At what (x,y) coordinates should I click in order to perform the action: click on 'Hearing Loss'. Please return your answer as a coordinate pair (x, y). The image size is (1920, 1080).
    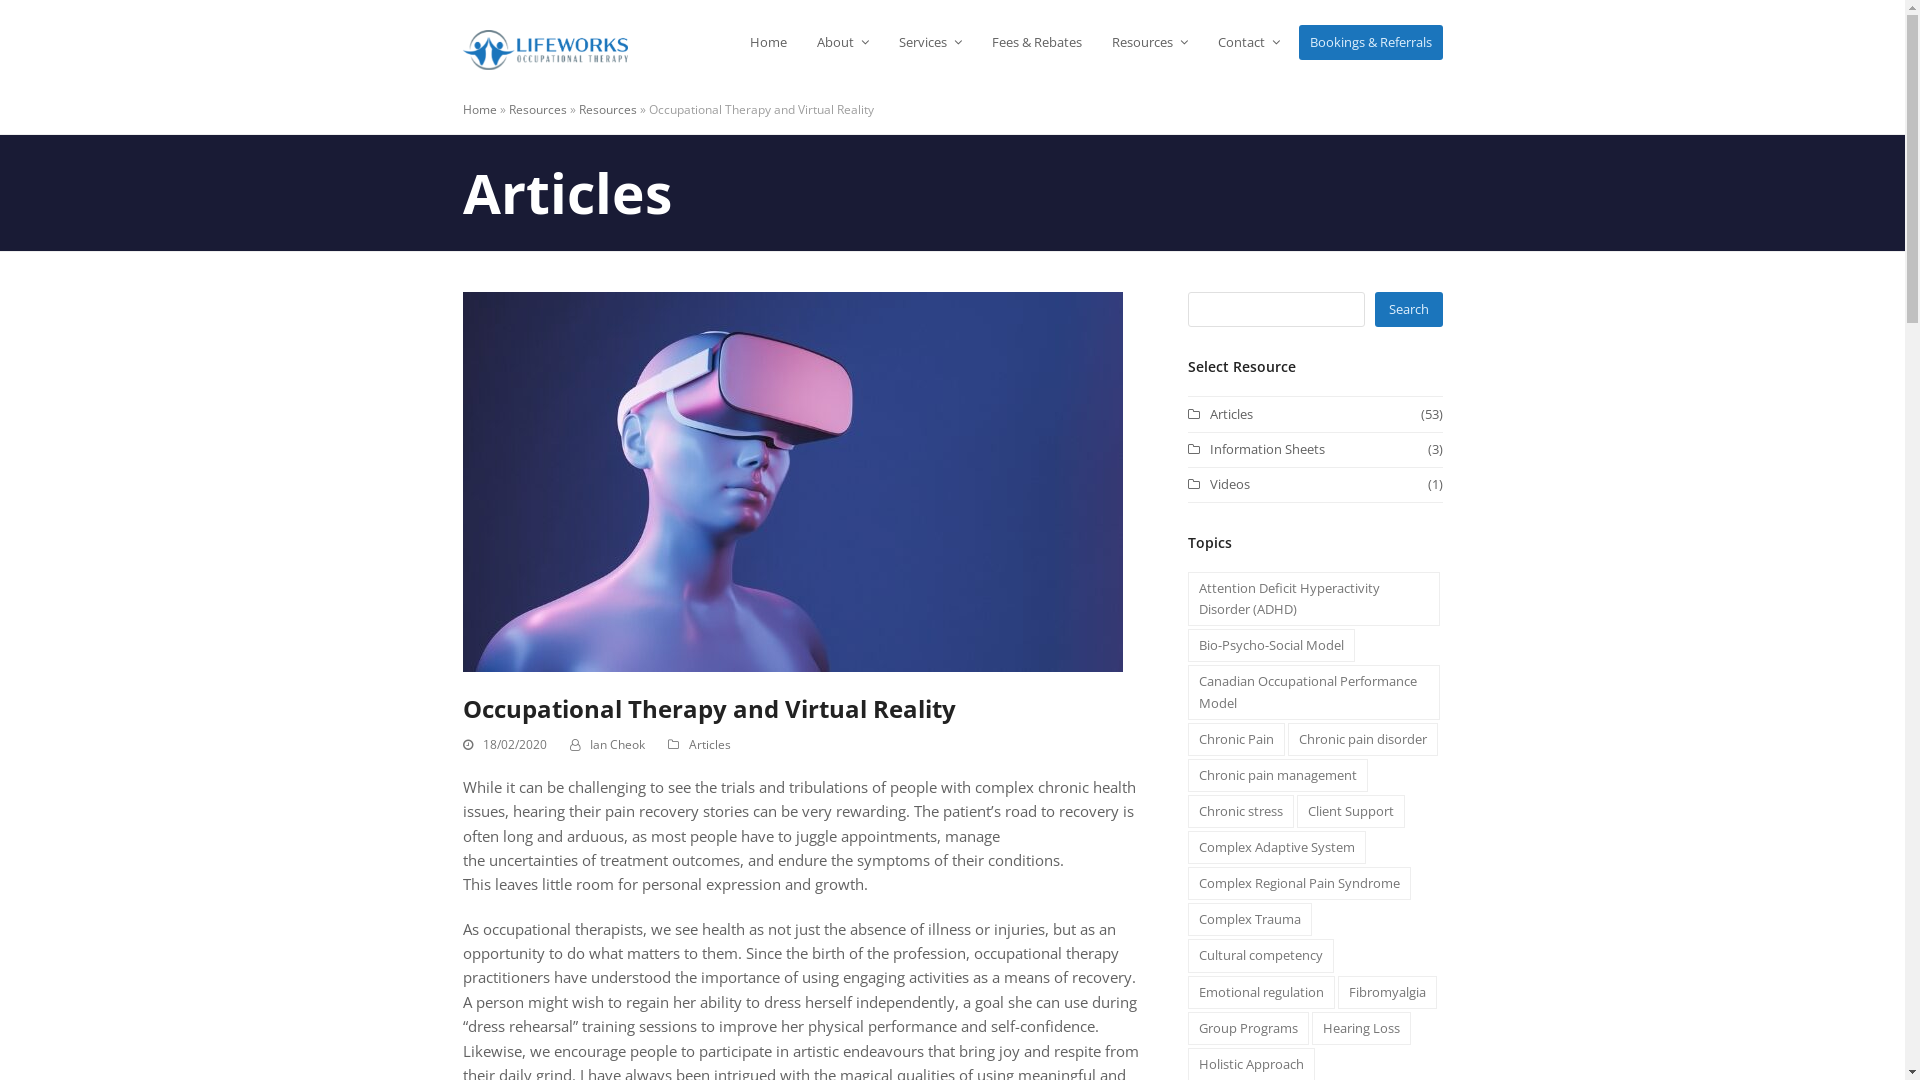
    Looking at the image, I should click on (1360, 1028).